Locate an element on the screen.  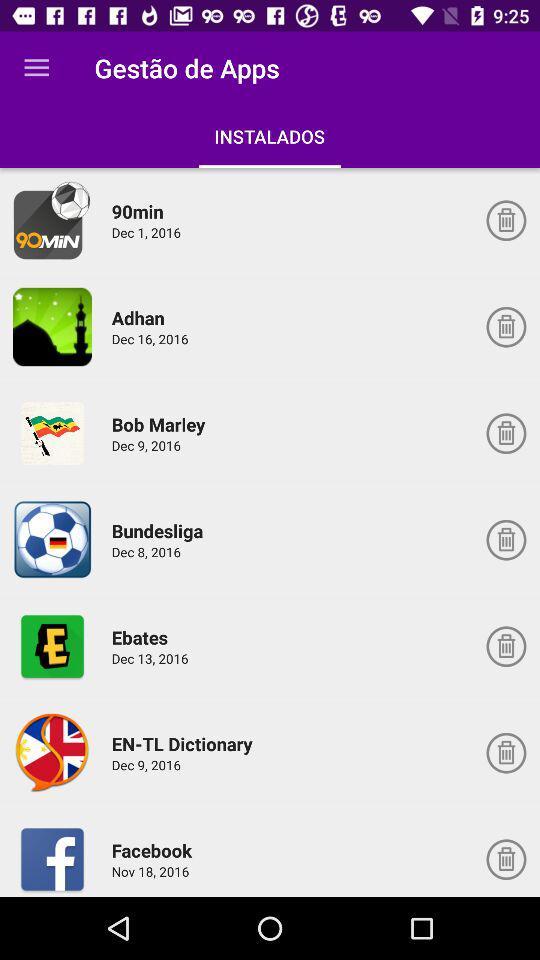
delete app is located at coordinates (505, 645).